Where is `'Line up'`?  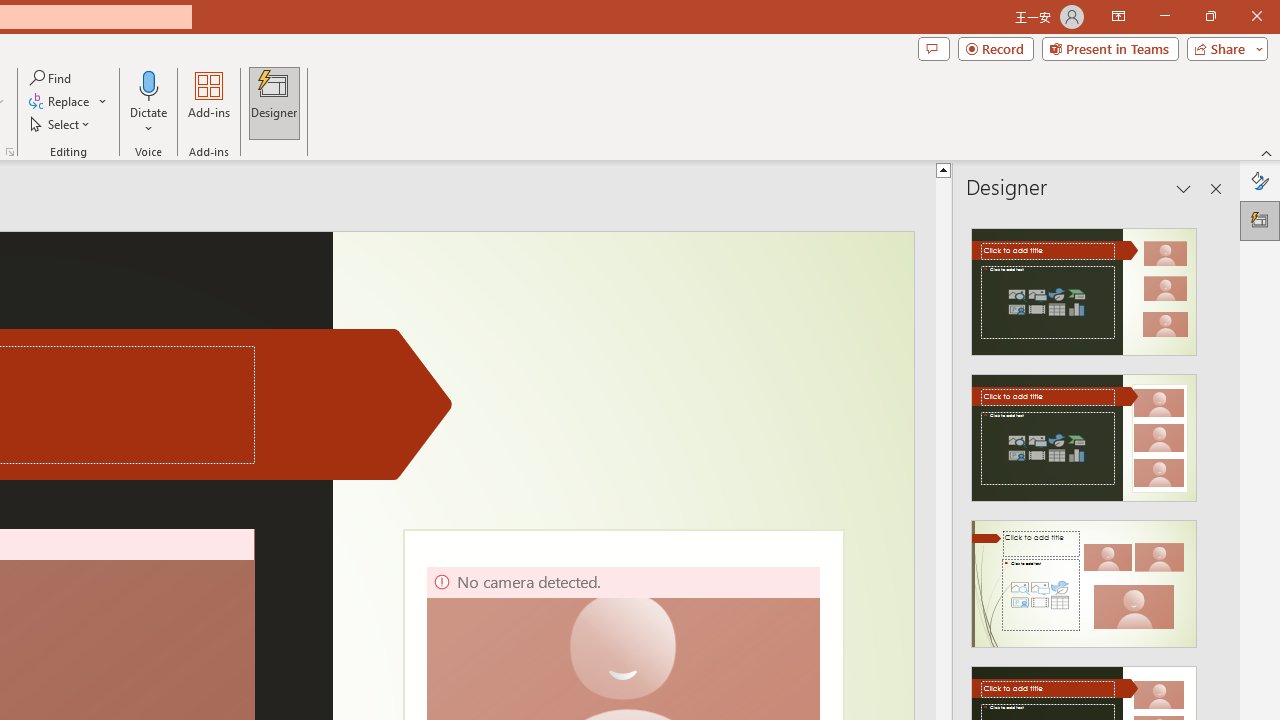 'Line up' is located at coordinates (942, 168).